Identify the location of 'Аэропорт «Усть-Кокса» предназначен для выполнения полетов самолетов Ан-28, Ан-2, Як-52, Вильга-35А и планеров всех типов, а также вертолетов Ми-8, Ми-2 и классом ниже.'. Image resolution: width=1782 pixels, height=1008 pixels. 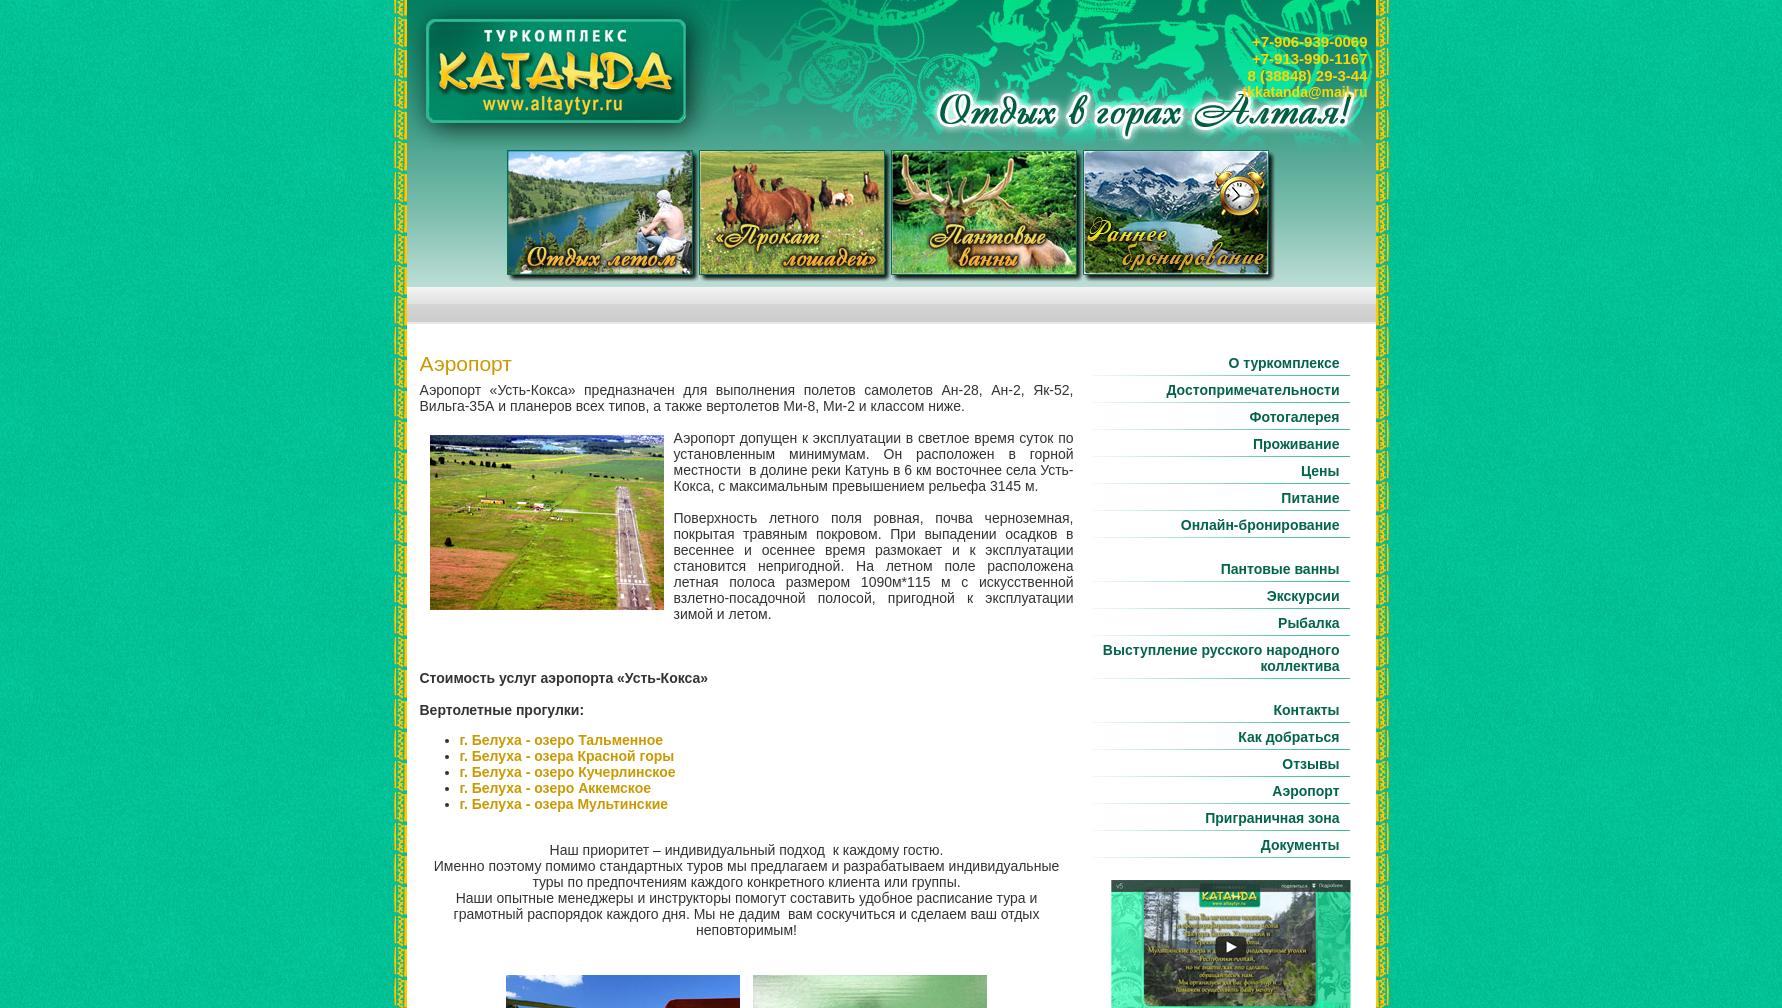
(745, 397).